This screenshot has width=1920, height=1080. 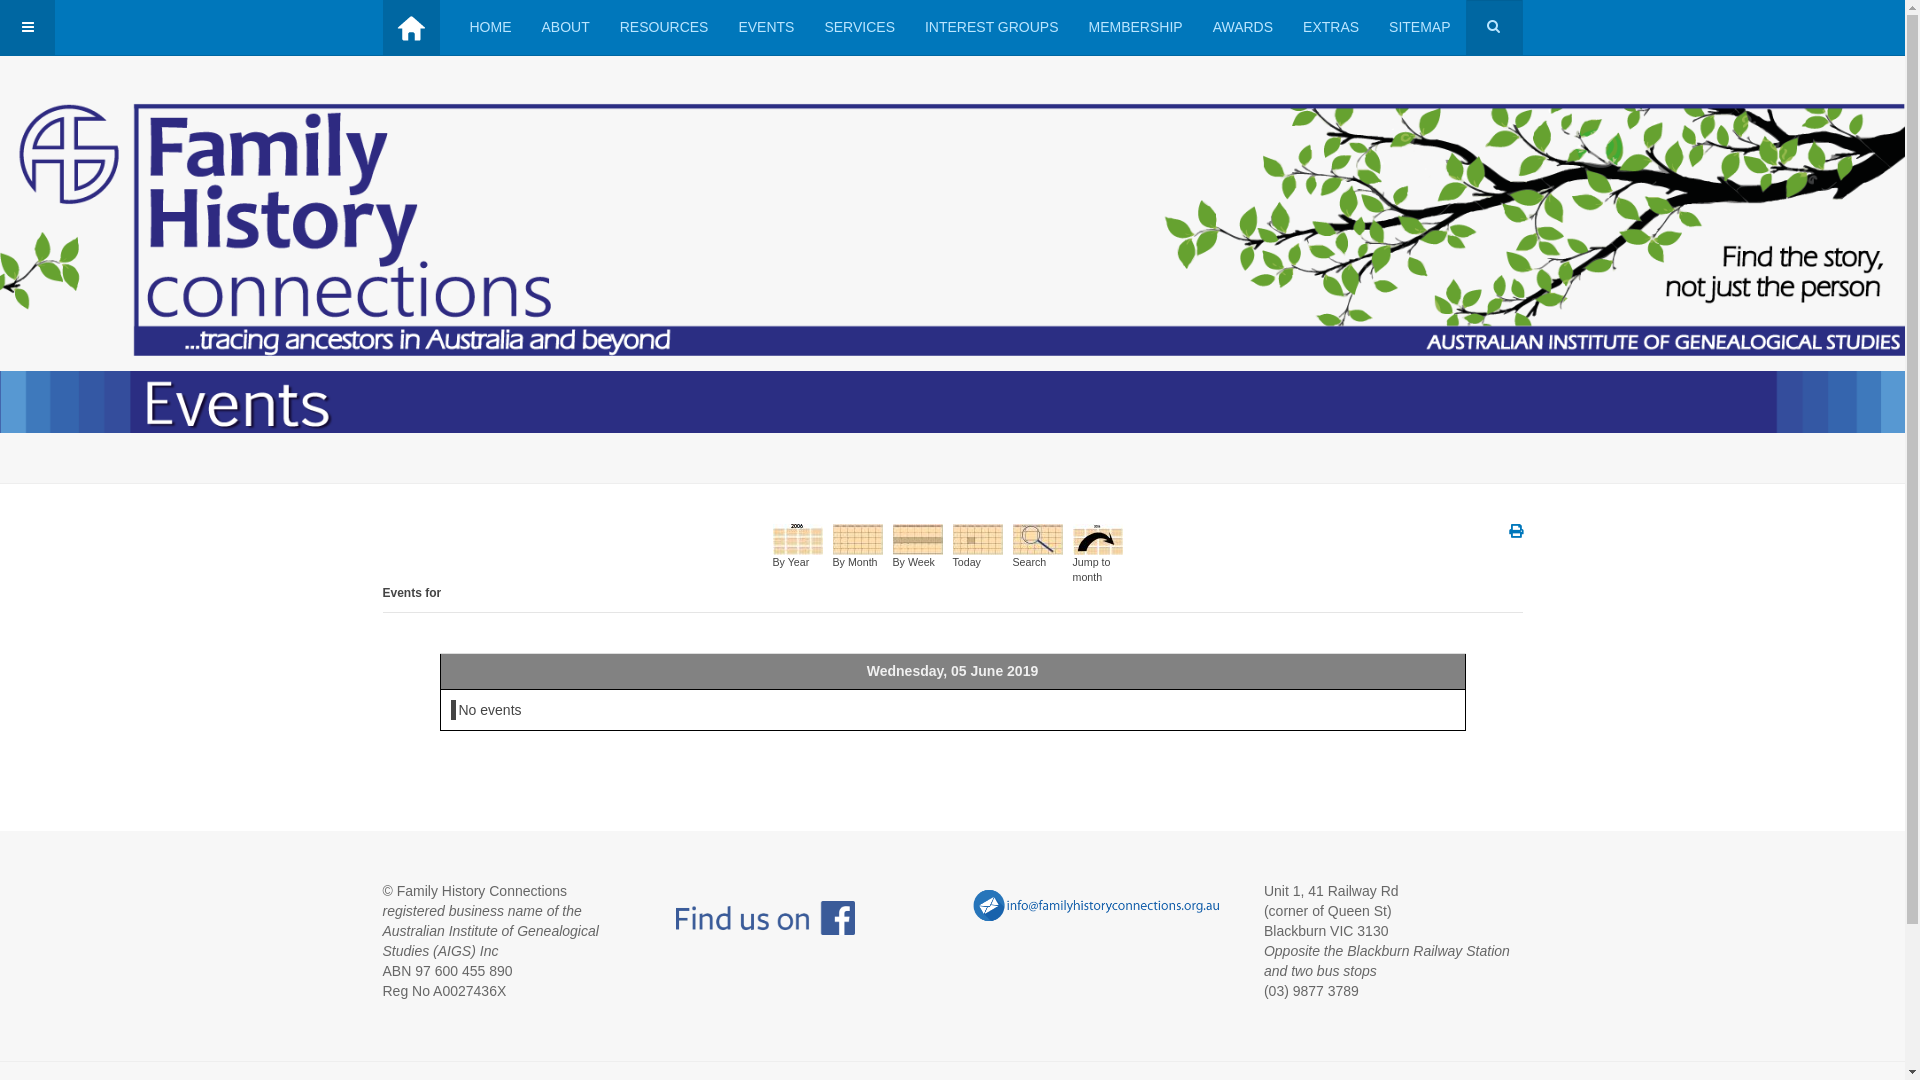 What do you see at coordinates (771, 536) in the screenshot?
I see `'By Year'` at bounding box center [771, 536].